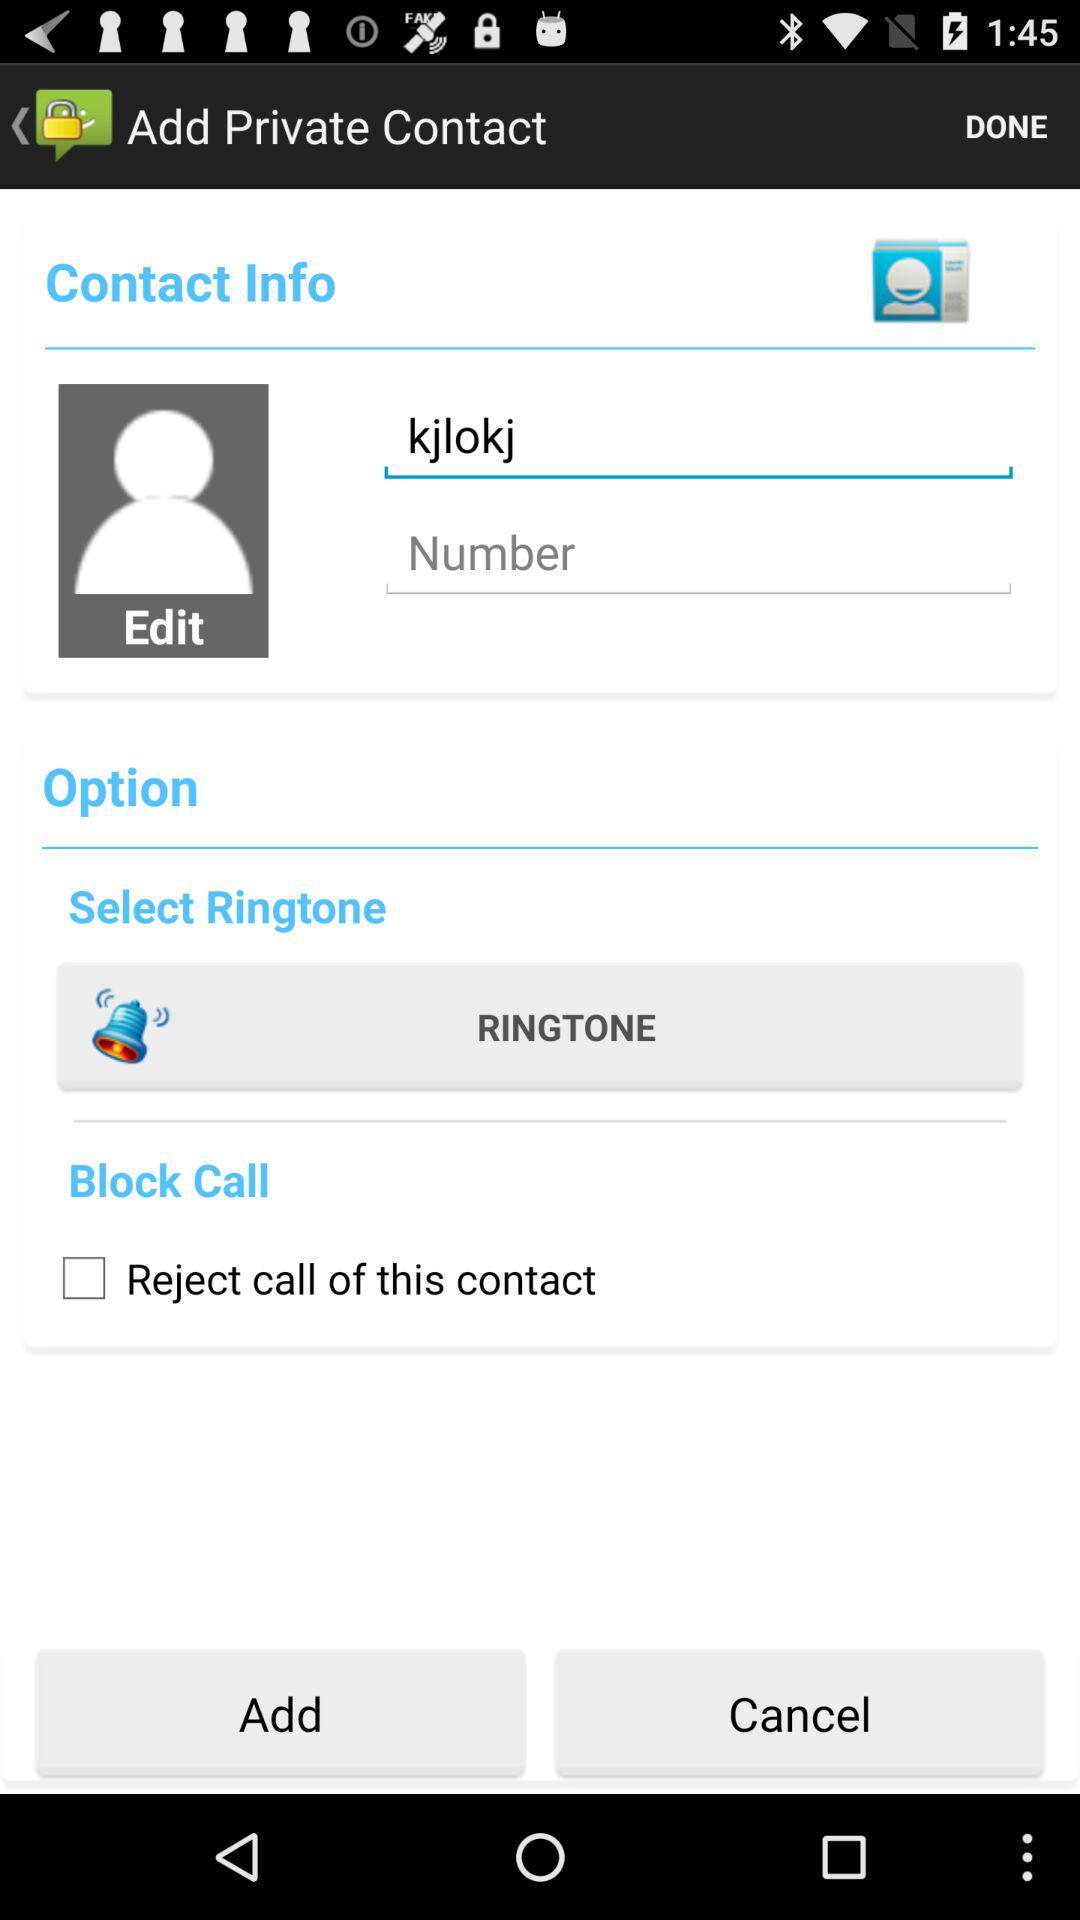 The height and width of the screenshot is (1920, 1080). I want to click on the icon next to kjlokj item, so click(162, 489).